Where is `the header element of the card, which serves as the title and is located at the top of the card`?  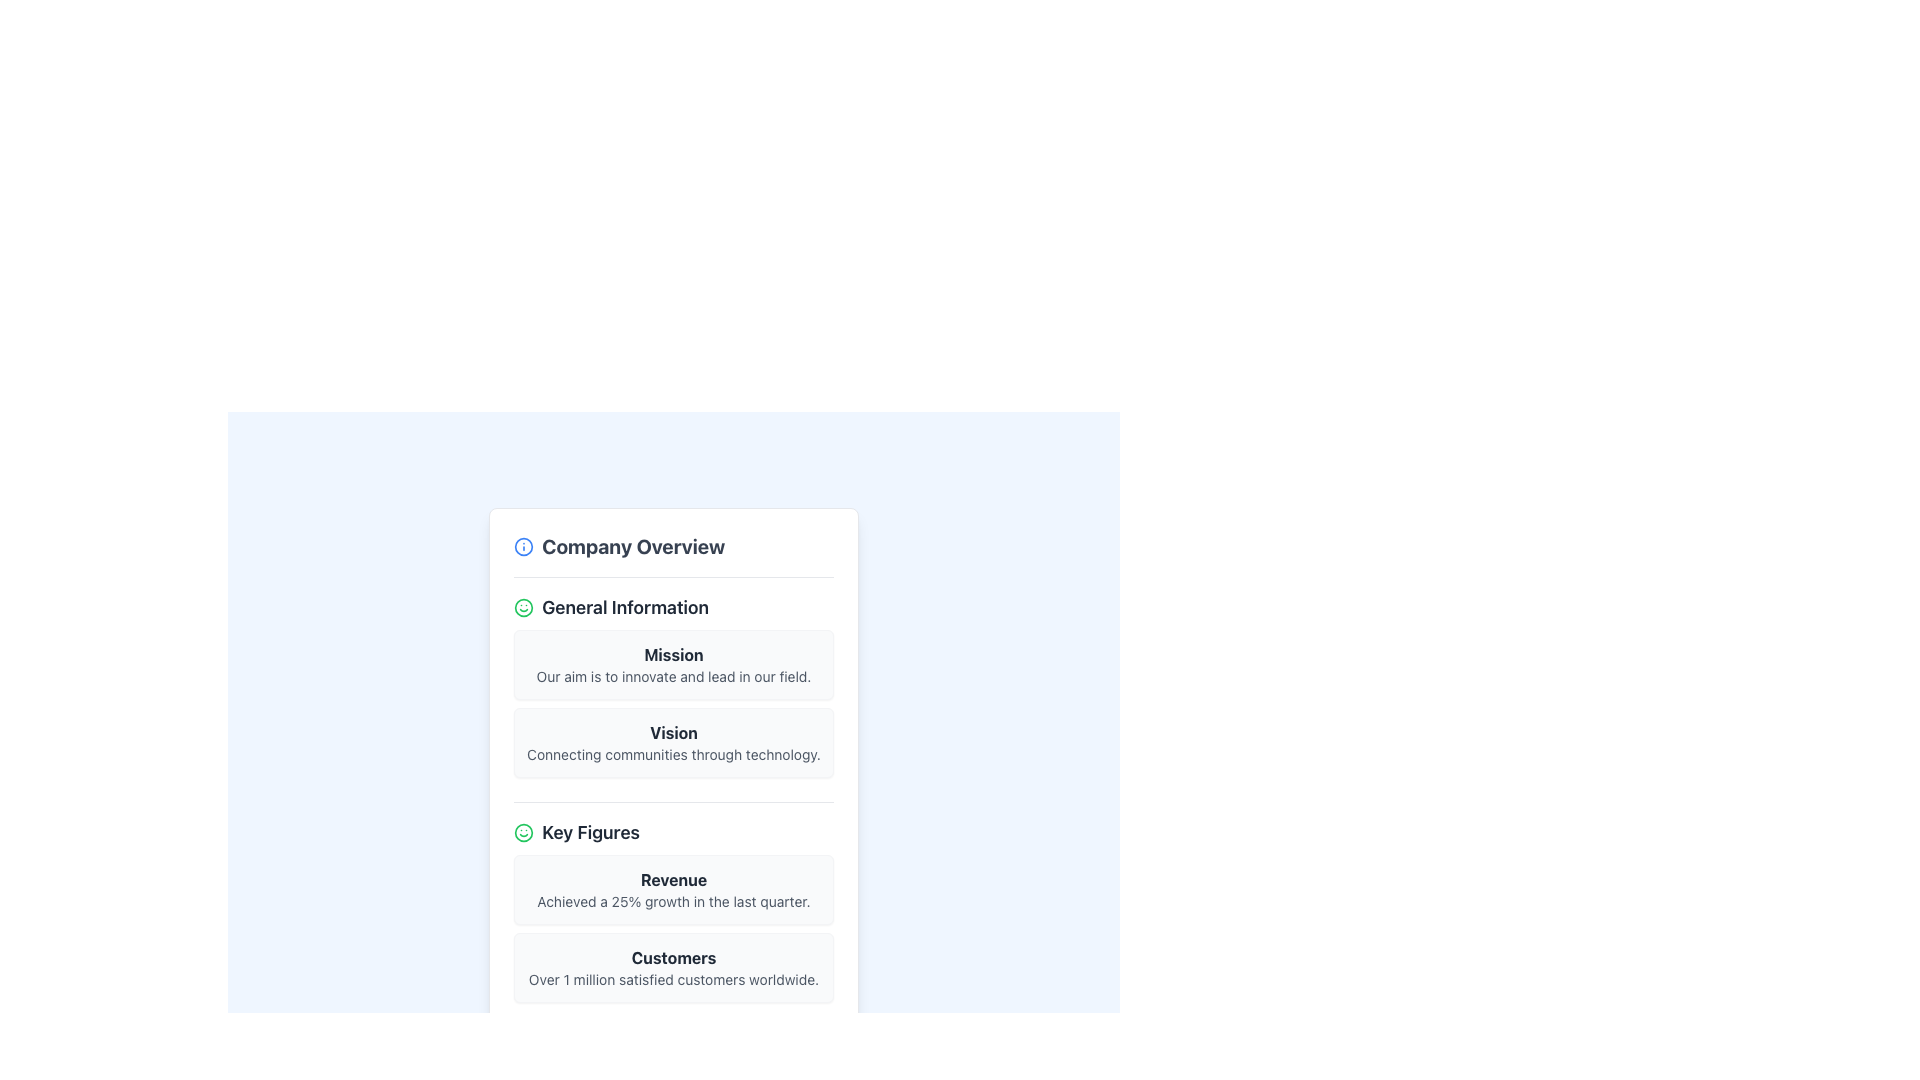 the header element of the card, which serves as the title and is located at the top of the card is located at coordinates (673, 547).